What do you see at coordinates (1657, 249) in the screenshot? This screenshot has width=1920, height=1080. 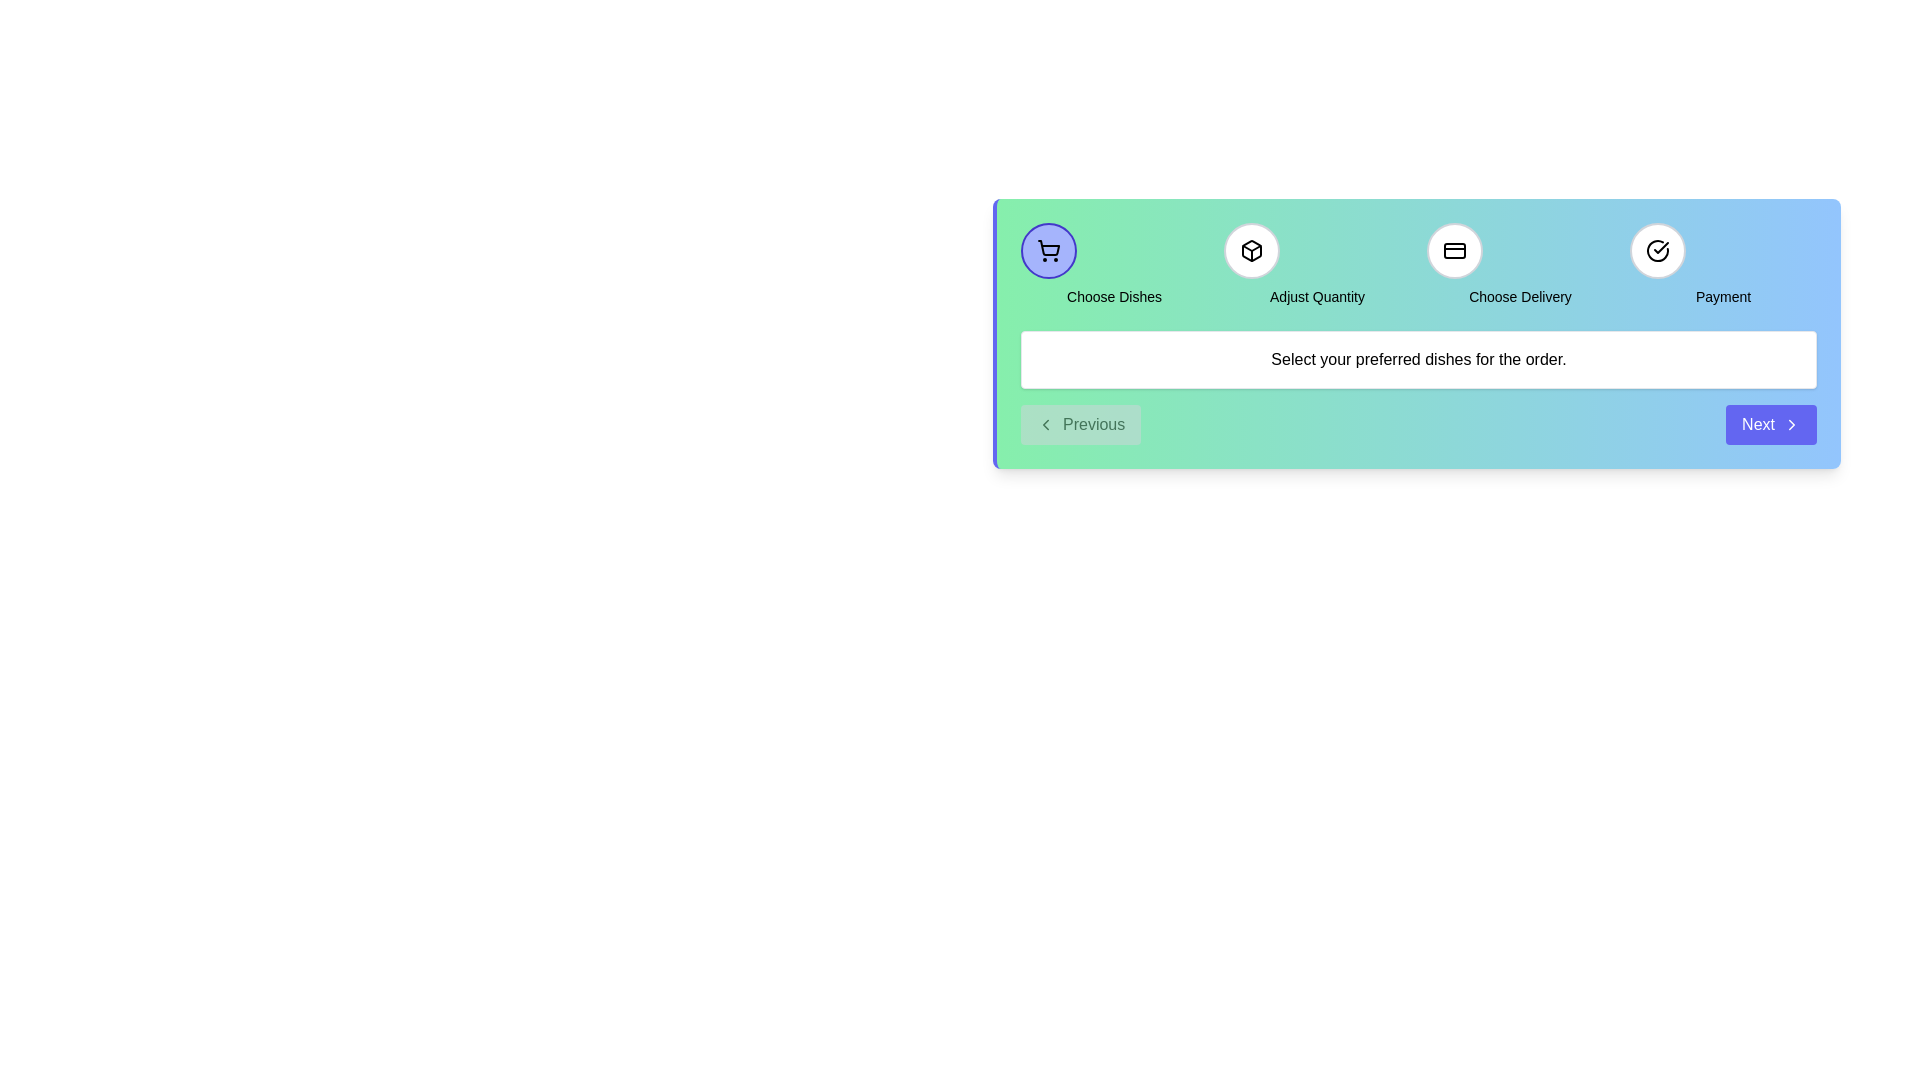 I see `the circular icon with a checked mark inside, located on the far right of the navigation bar` at bounding box center [1657, 249].